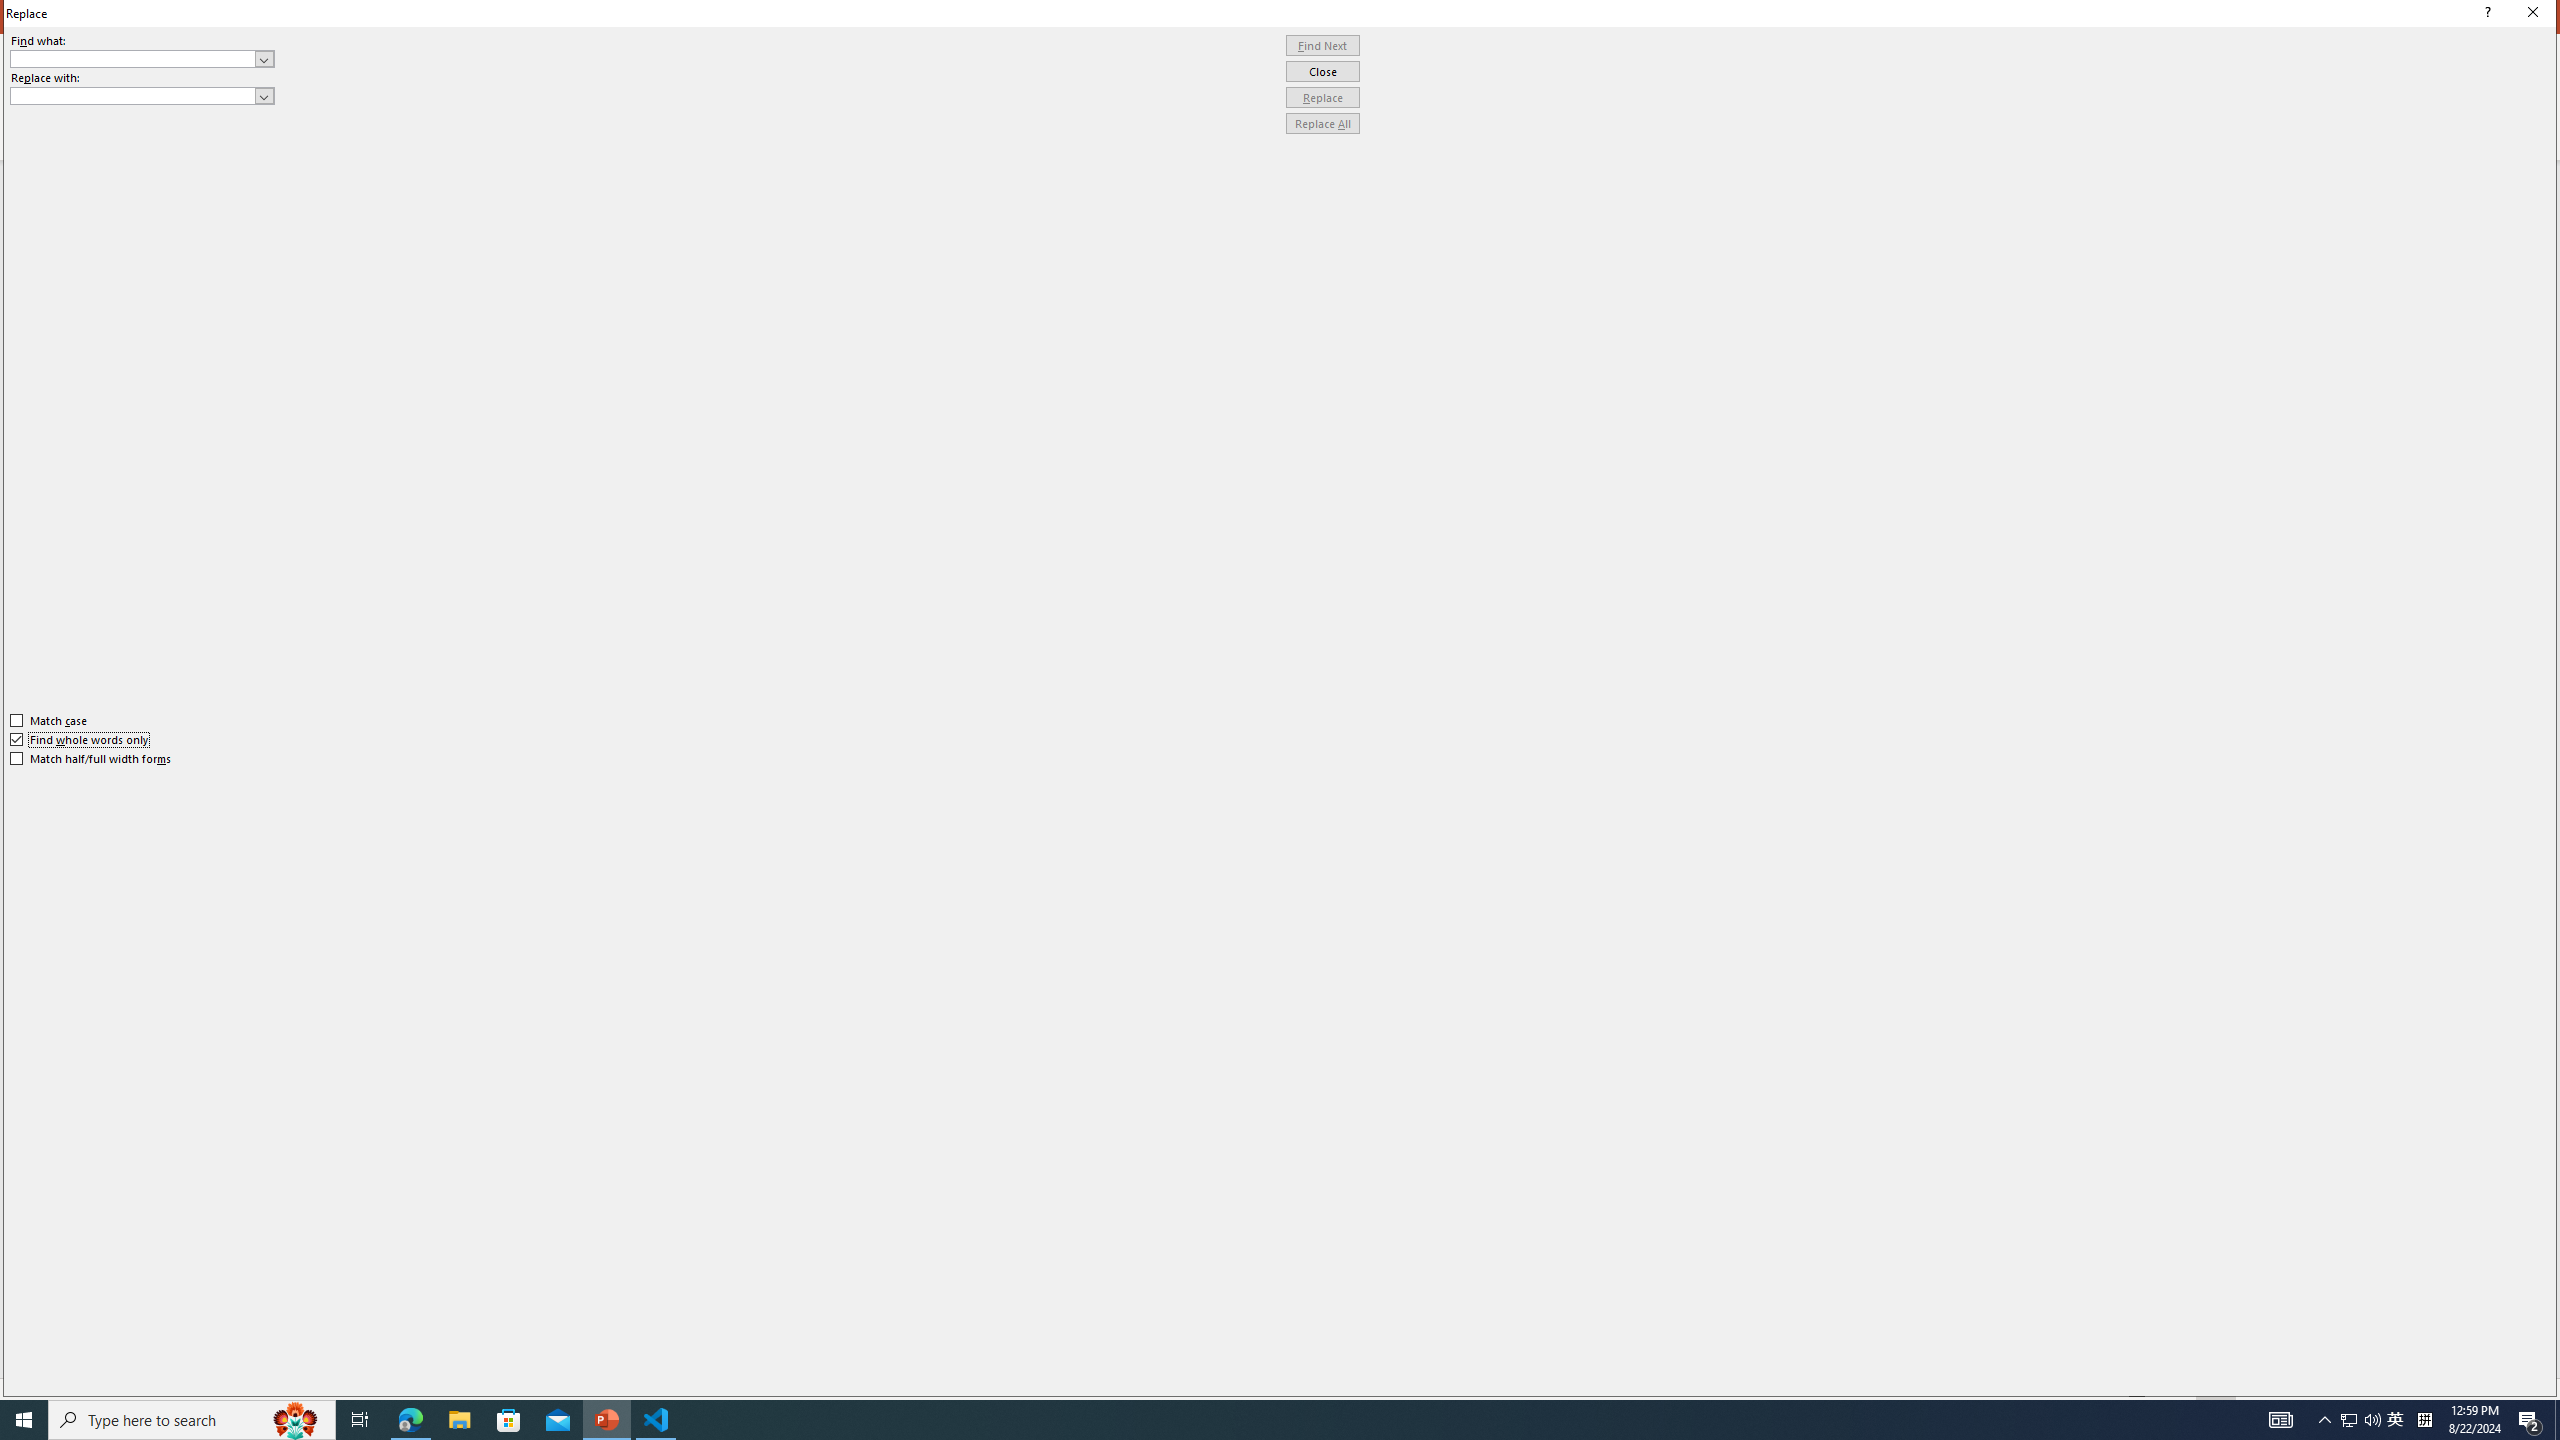 The width and height of the screenshot is (2560, 1440). Describe the element at coordinates (2484, 15) in the screenshot. I see `'Context help'` at that location.